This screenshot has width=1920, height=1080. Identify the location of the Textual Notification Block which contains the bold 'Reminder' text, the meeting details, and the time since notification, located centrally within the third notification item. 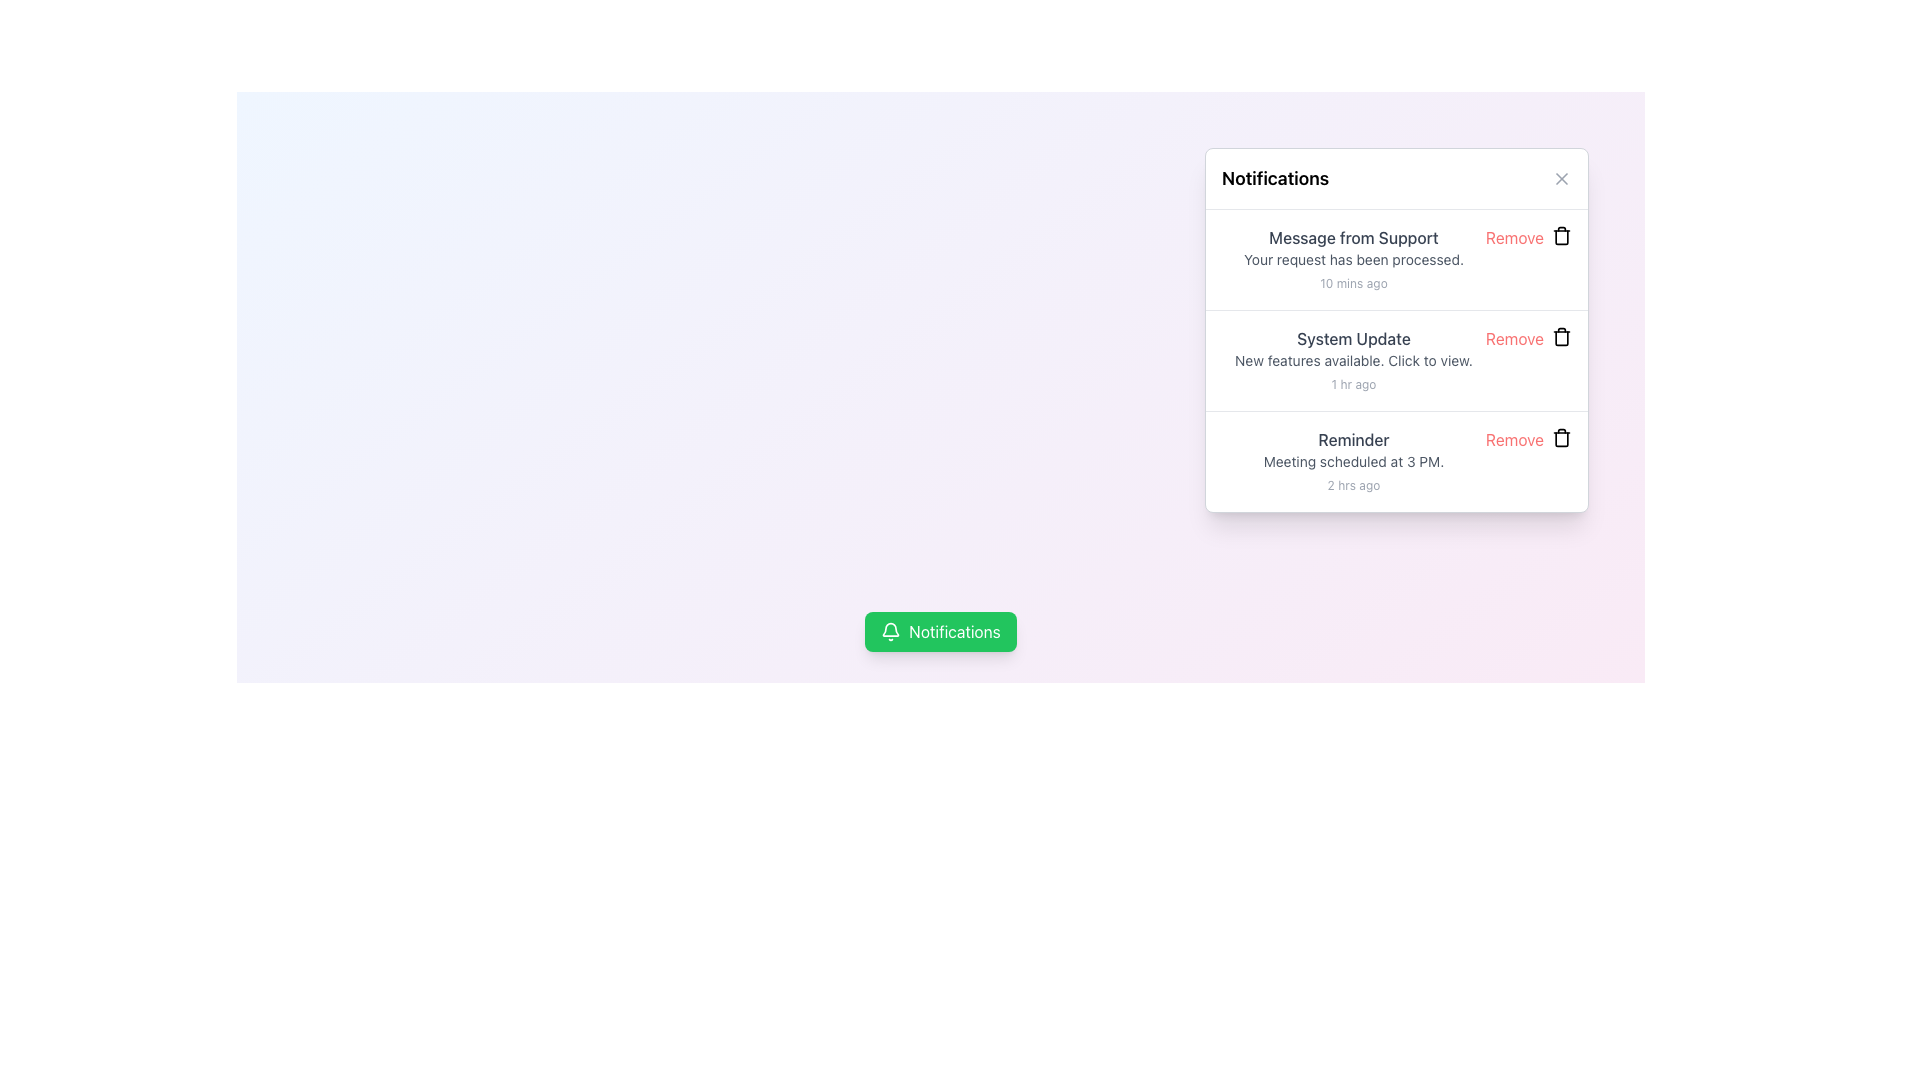
(1353, 462).